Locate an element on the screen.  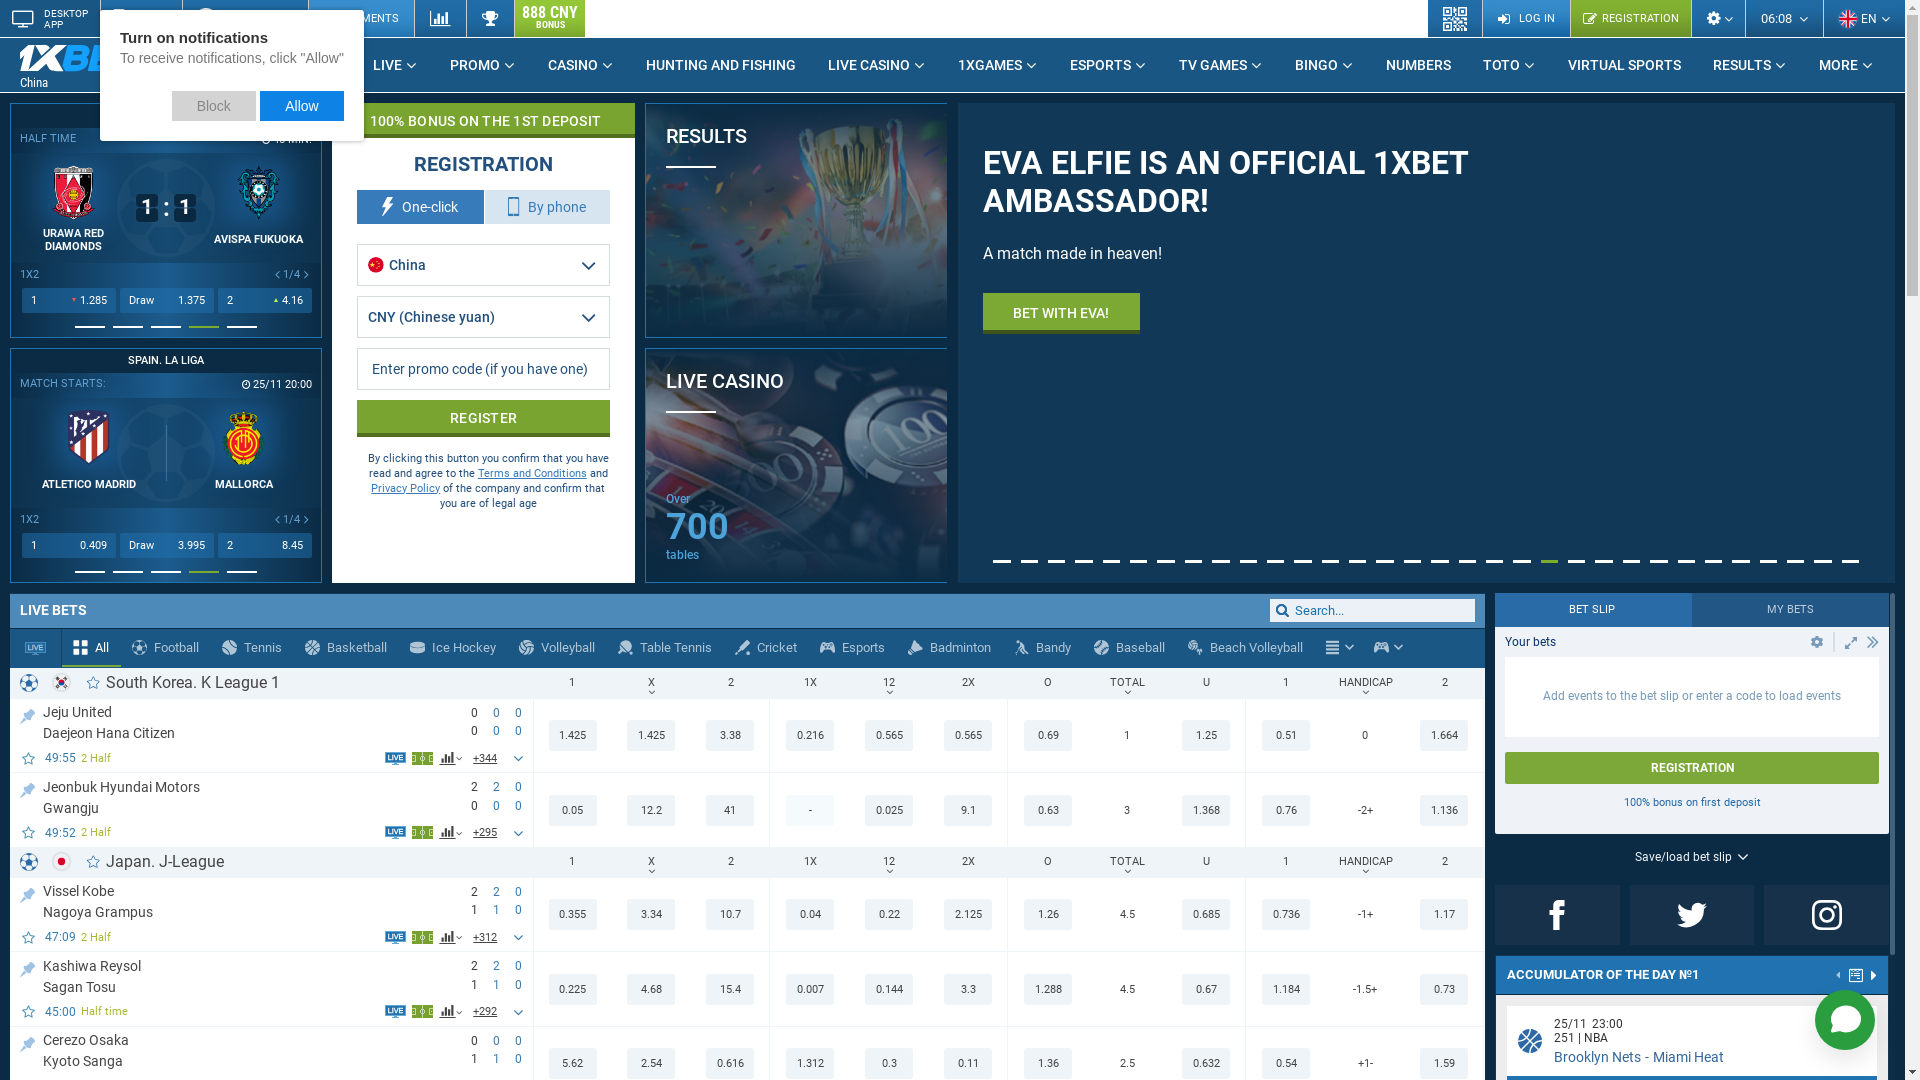
'Save/load bet slip' is located at coordinates (1691, 855).